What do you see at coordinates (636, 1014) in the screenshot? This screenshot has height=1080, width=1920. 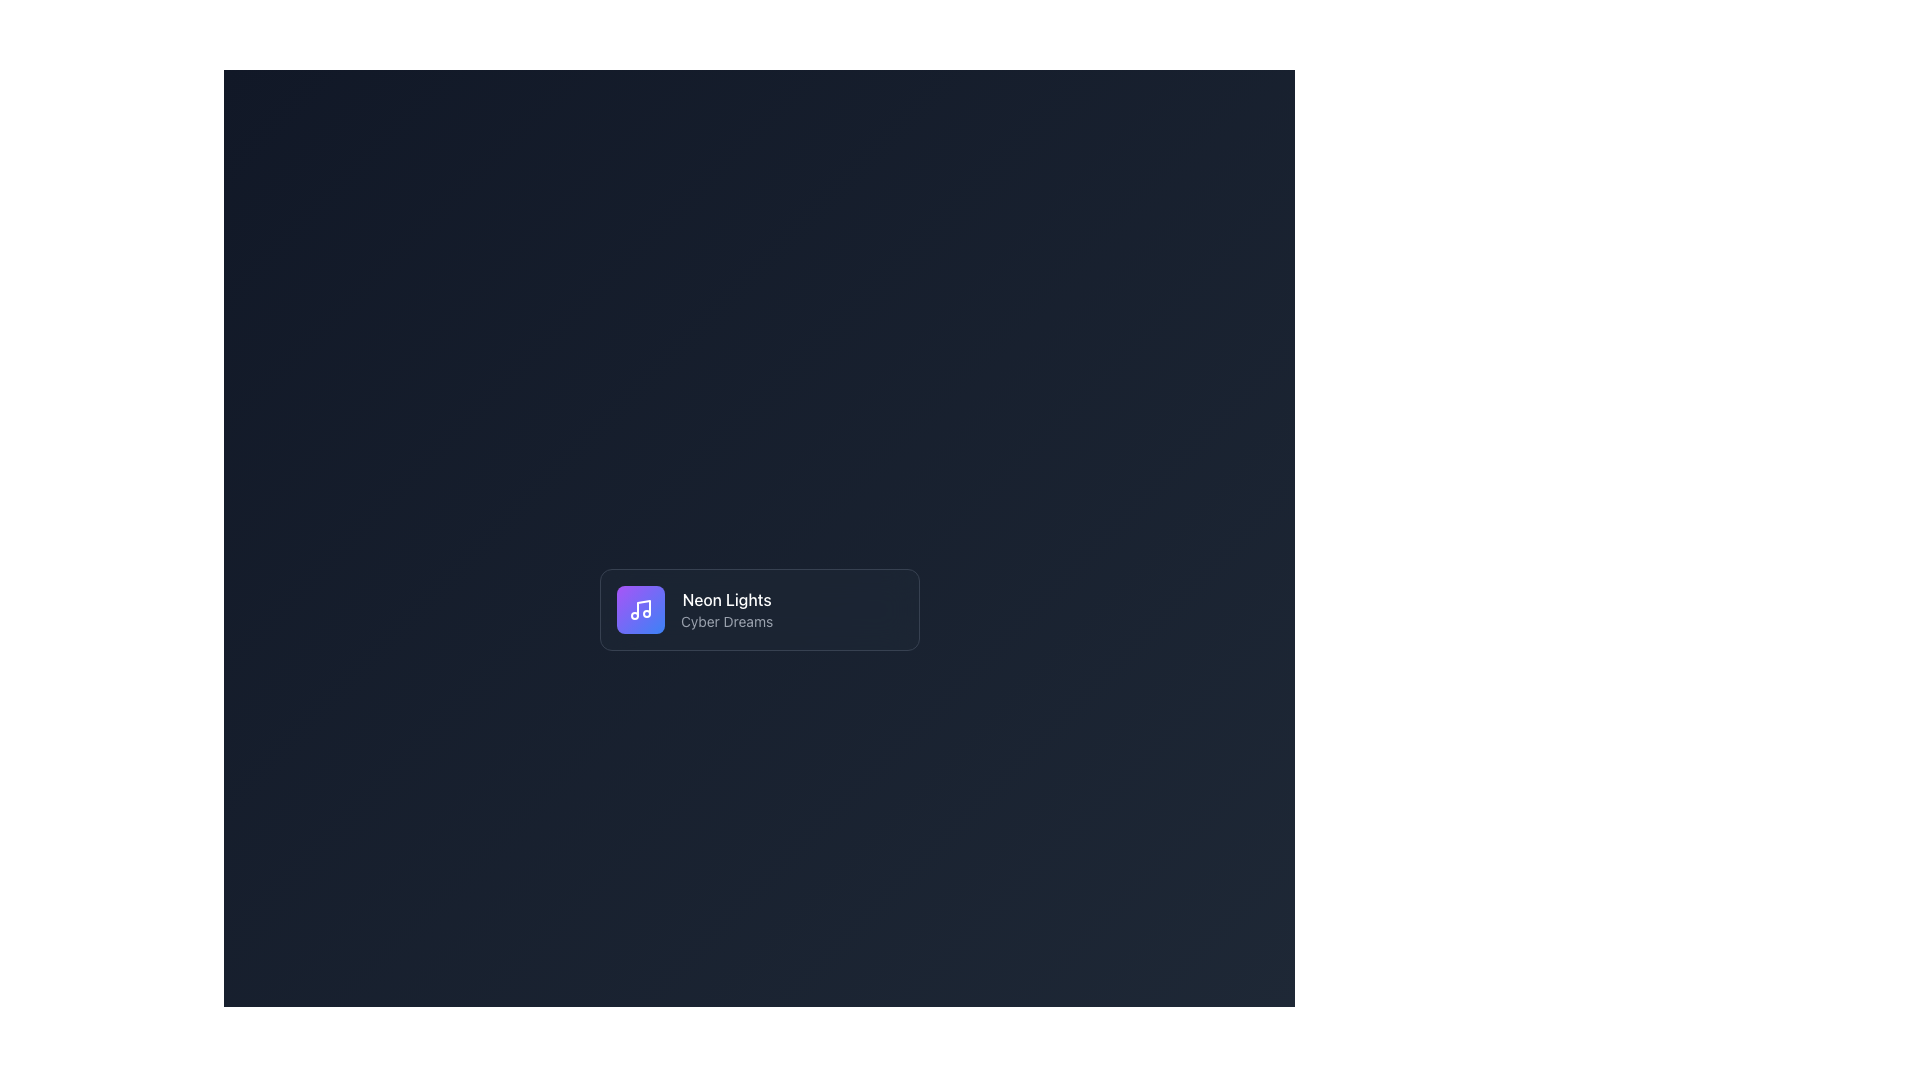 I see `the decorative vector graphic component that visually indicates the speaker part of the volume control icon located at the bottom-right of the interface` at bounding box center [636, 1014].